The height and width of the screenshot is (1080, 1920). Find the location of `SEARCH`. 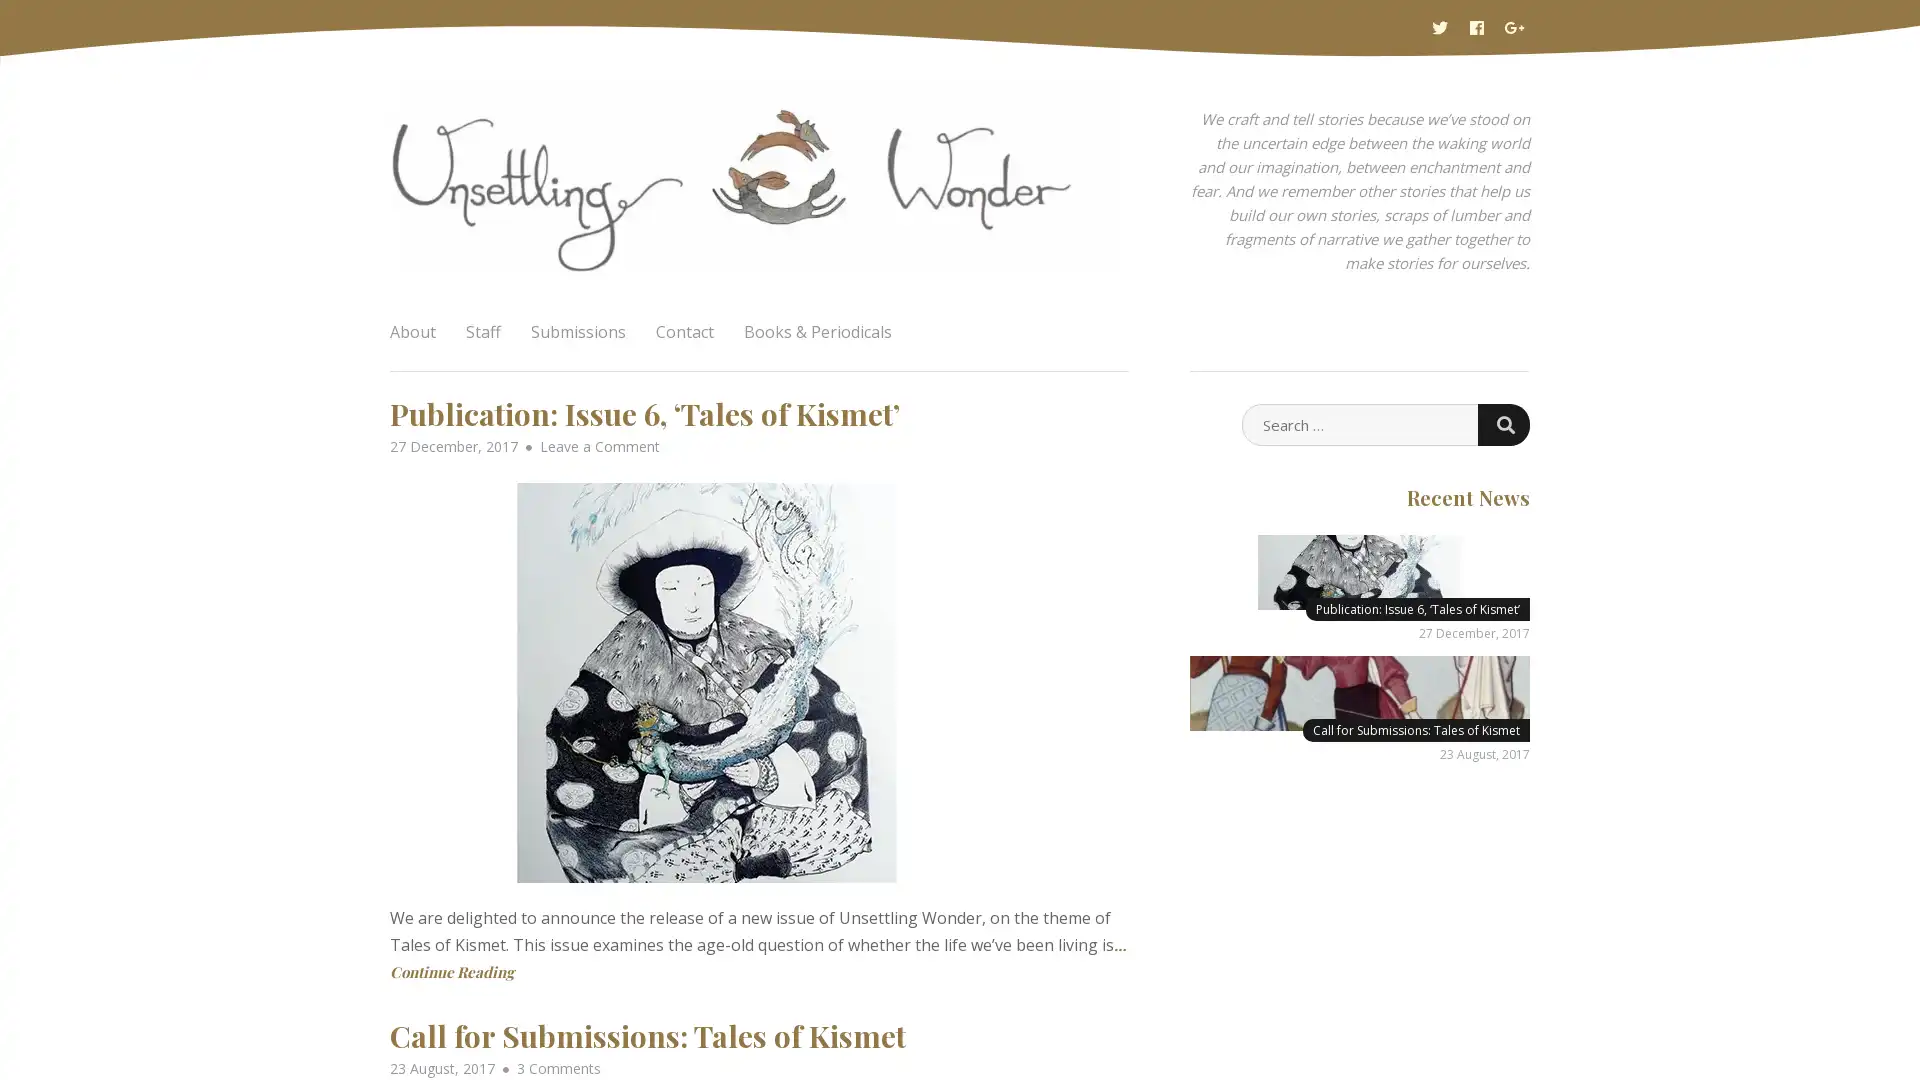

SEARCH is located at coordinates (1503, 423).